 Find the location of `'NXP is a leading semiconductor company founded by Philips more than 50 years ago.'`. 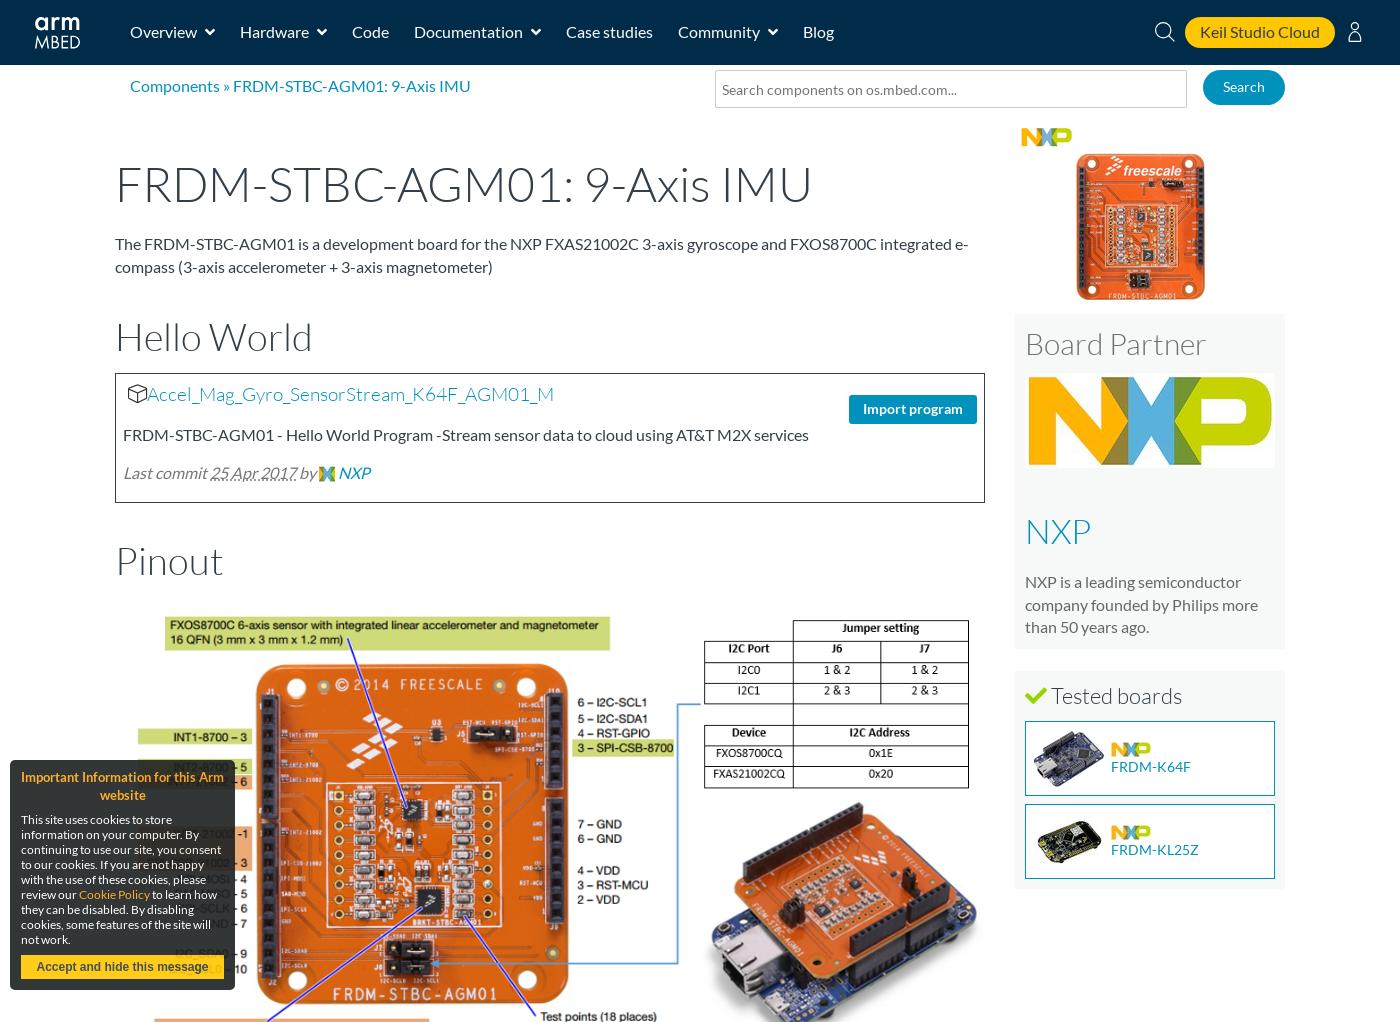

'NXP is a leading semiconductor company founded by Philips more than 50 years ago.' is located at coordinates (1024, 603).